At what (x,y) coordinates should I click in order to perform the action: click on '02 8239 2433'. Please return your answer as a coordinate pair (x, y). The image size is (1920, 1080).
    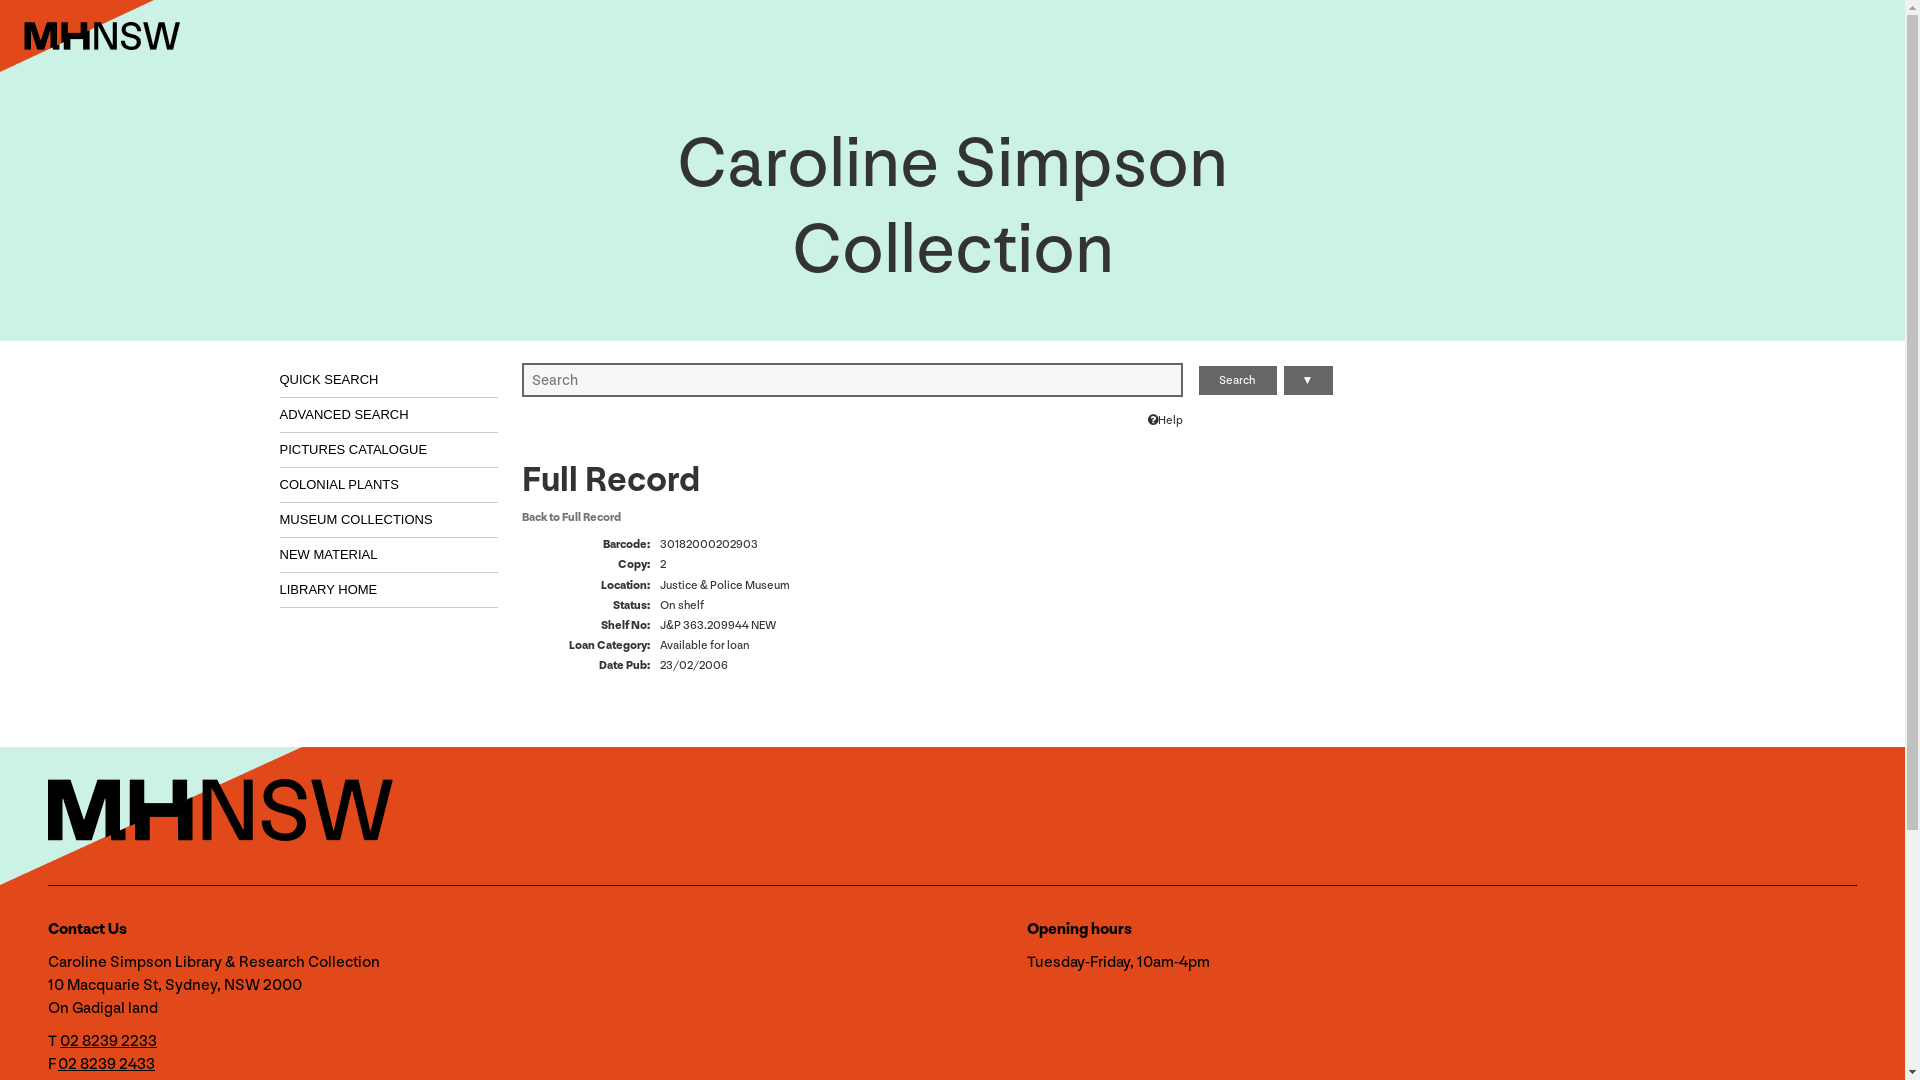
    Looking at the image, I should click on (105, 1062).